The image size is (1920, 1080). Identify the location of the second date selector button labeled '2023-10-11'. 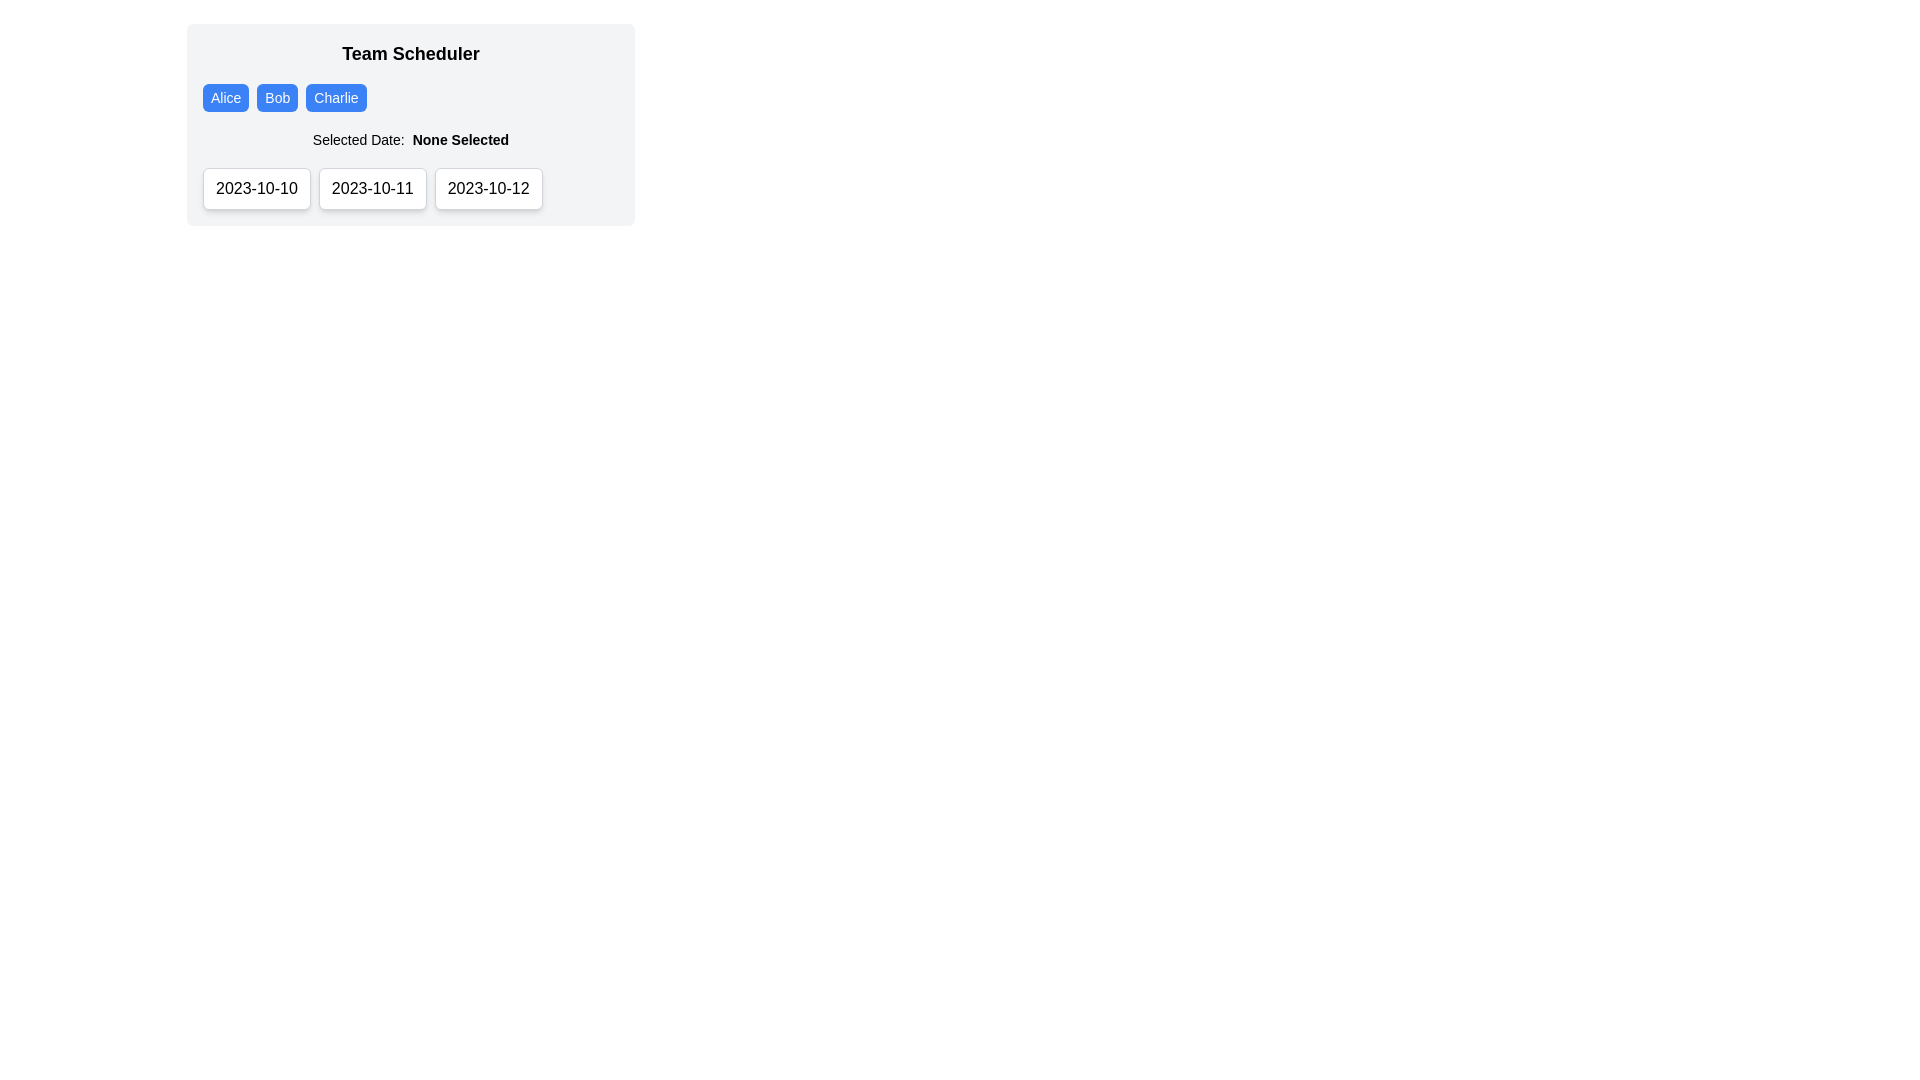
(410, 189).